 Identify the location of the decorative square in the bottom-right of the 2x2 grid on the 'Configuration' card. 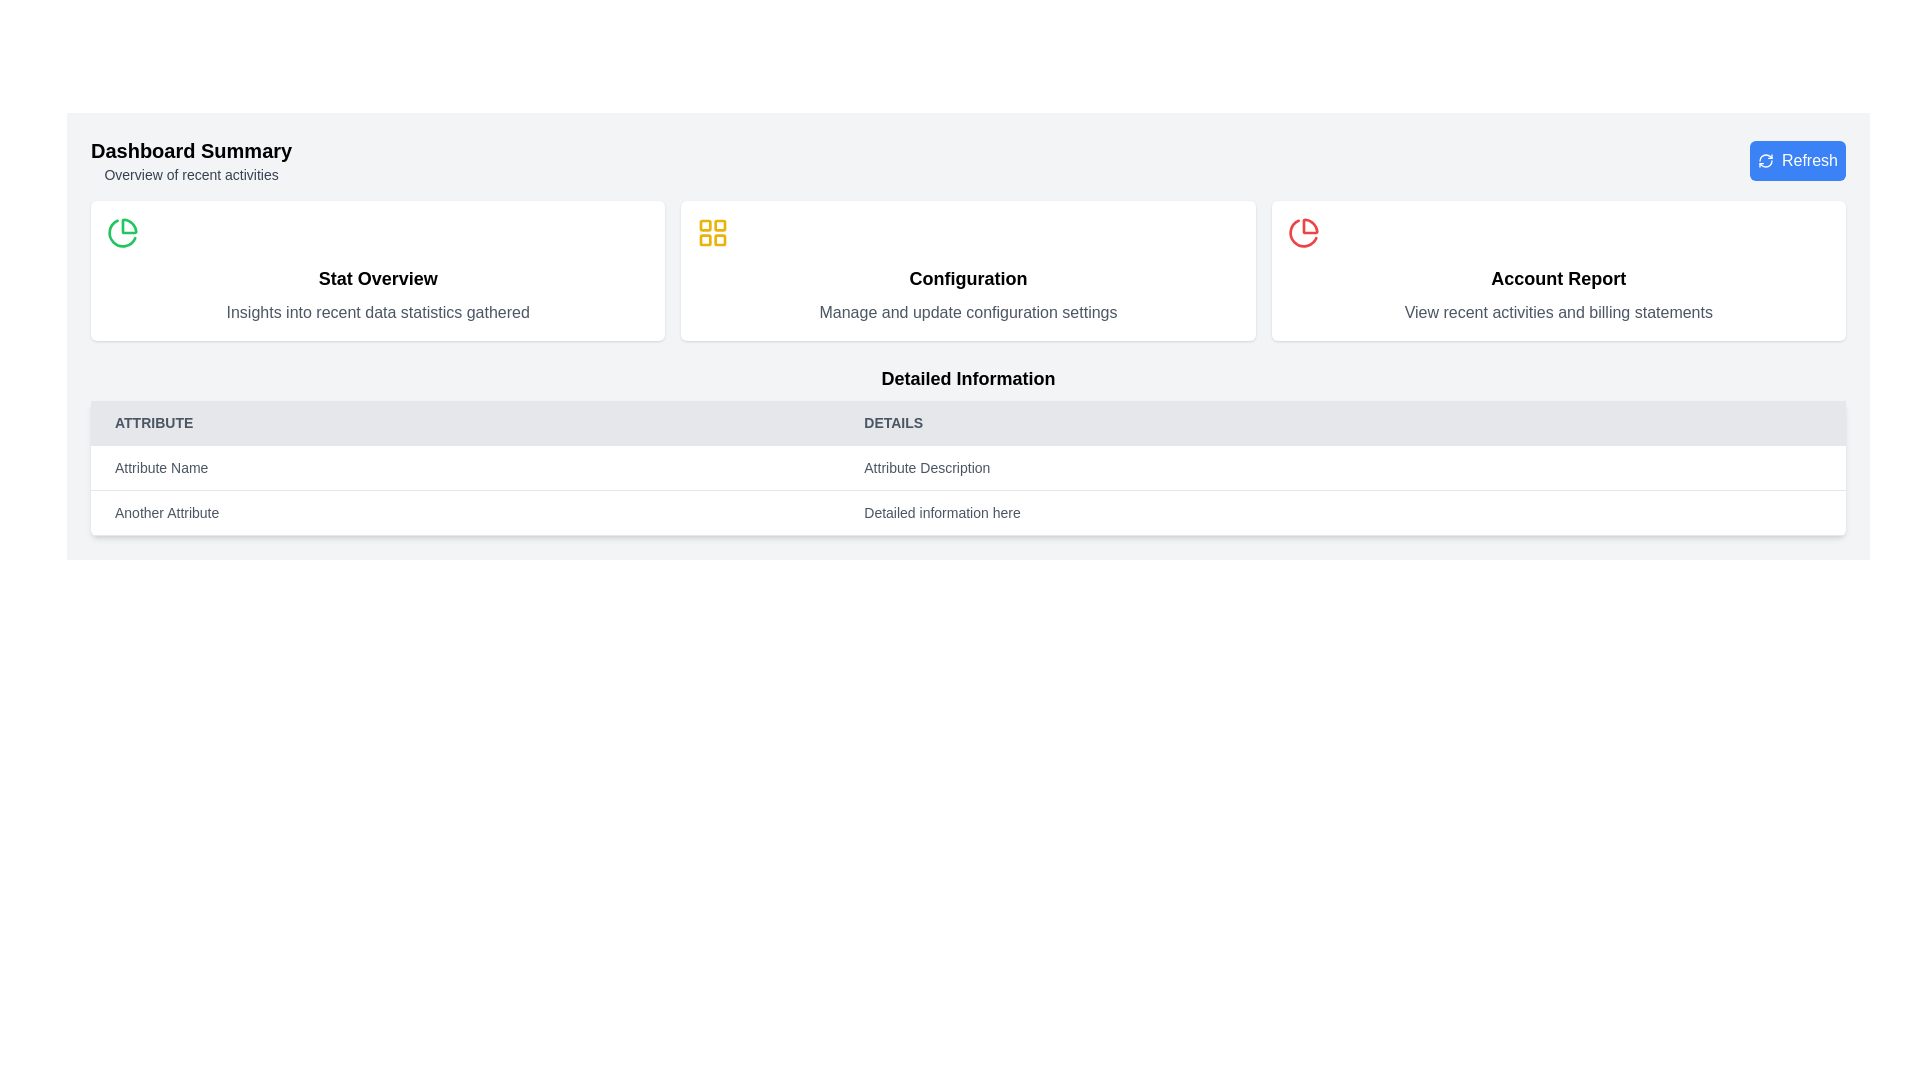
(720, 239).